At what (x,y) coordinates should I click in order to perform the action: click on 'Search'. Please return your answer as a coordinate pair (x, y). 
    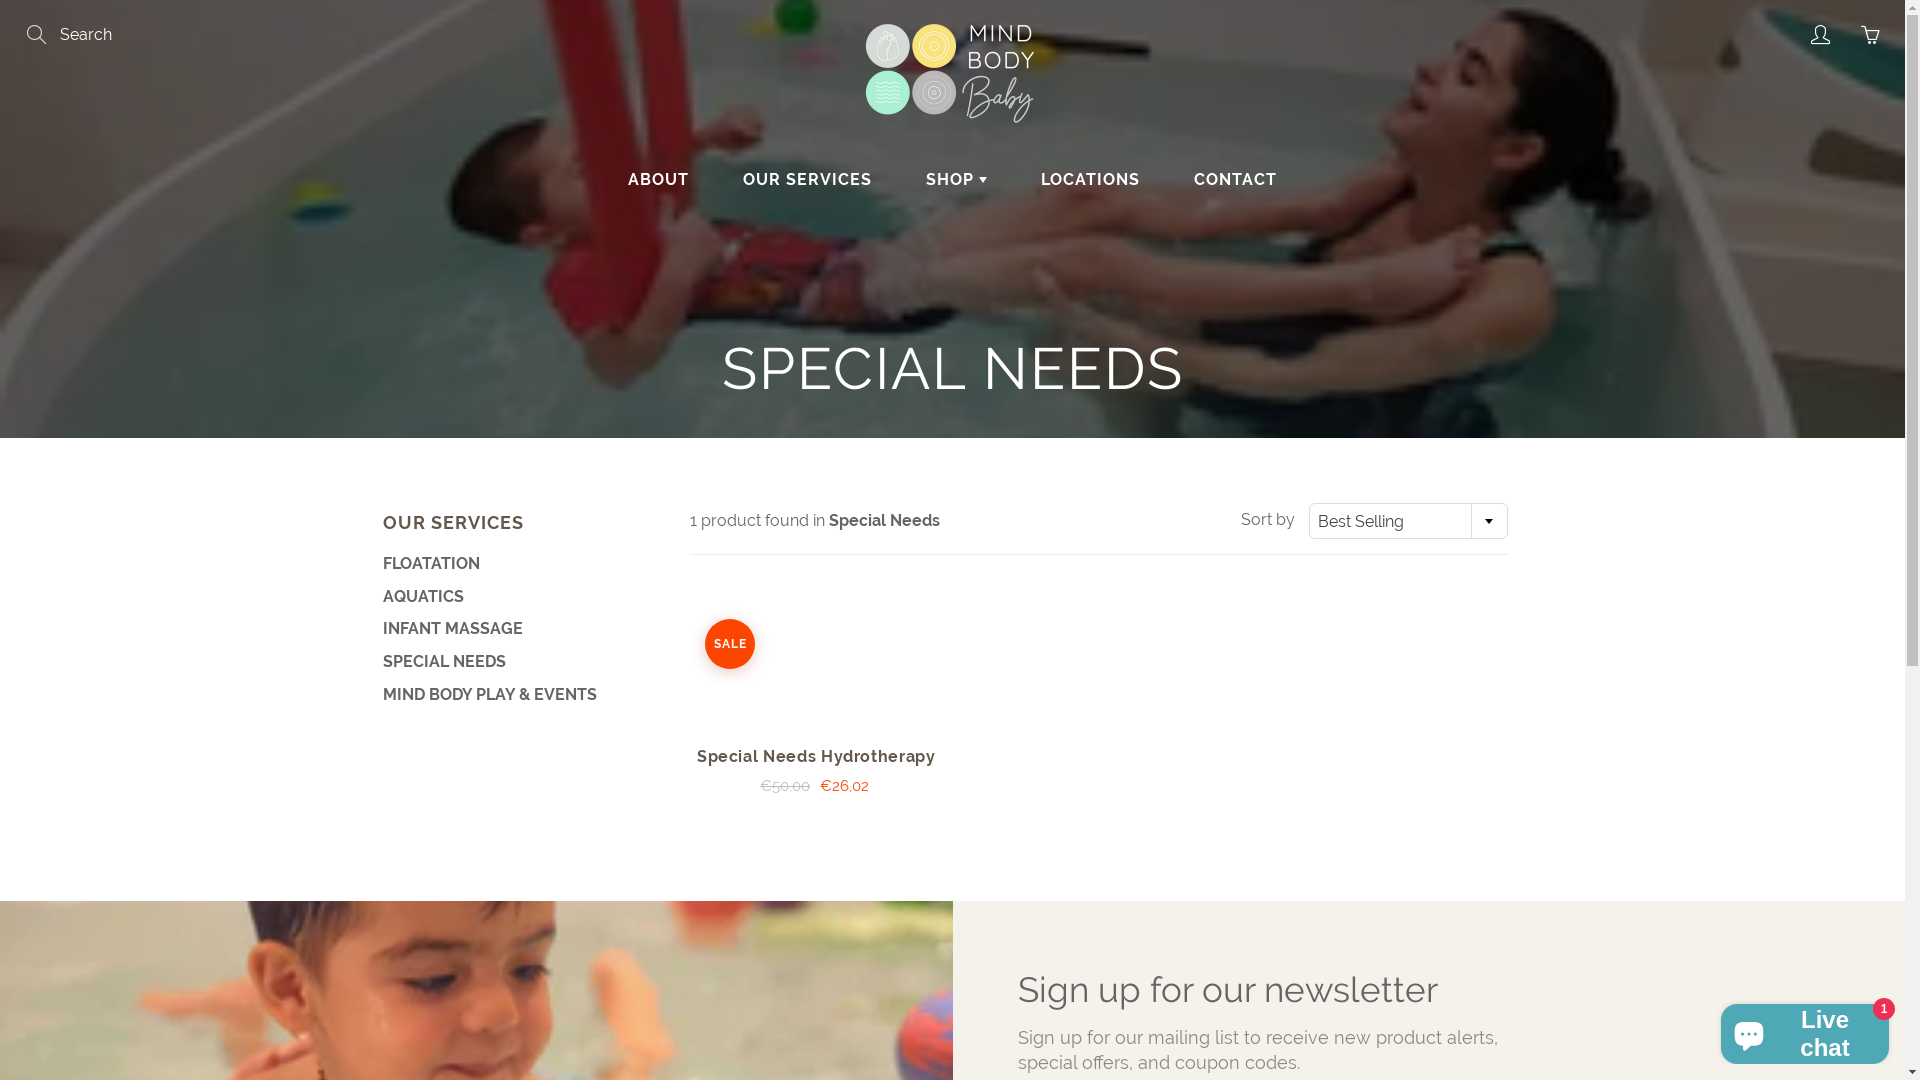
    Looking at the image, I should click on (37, 34).